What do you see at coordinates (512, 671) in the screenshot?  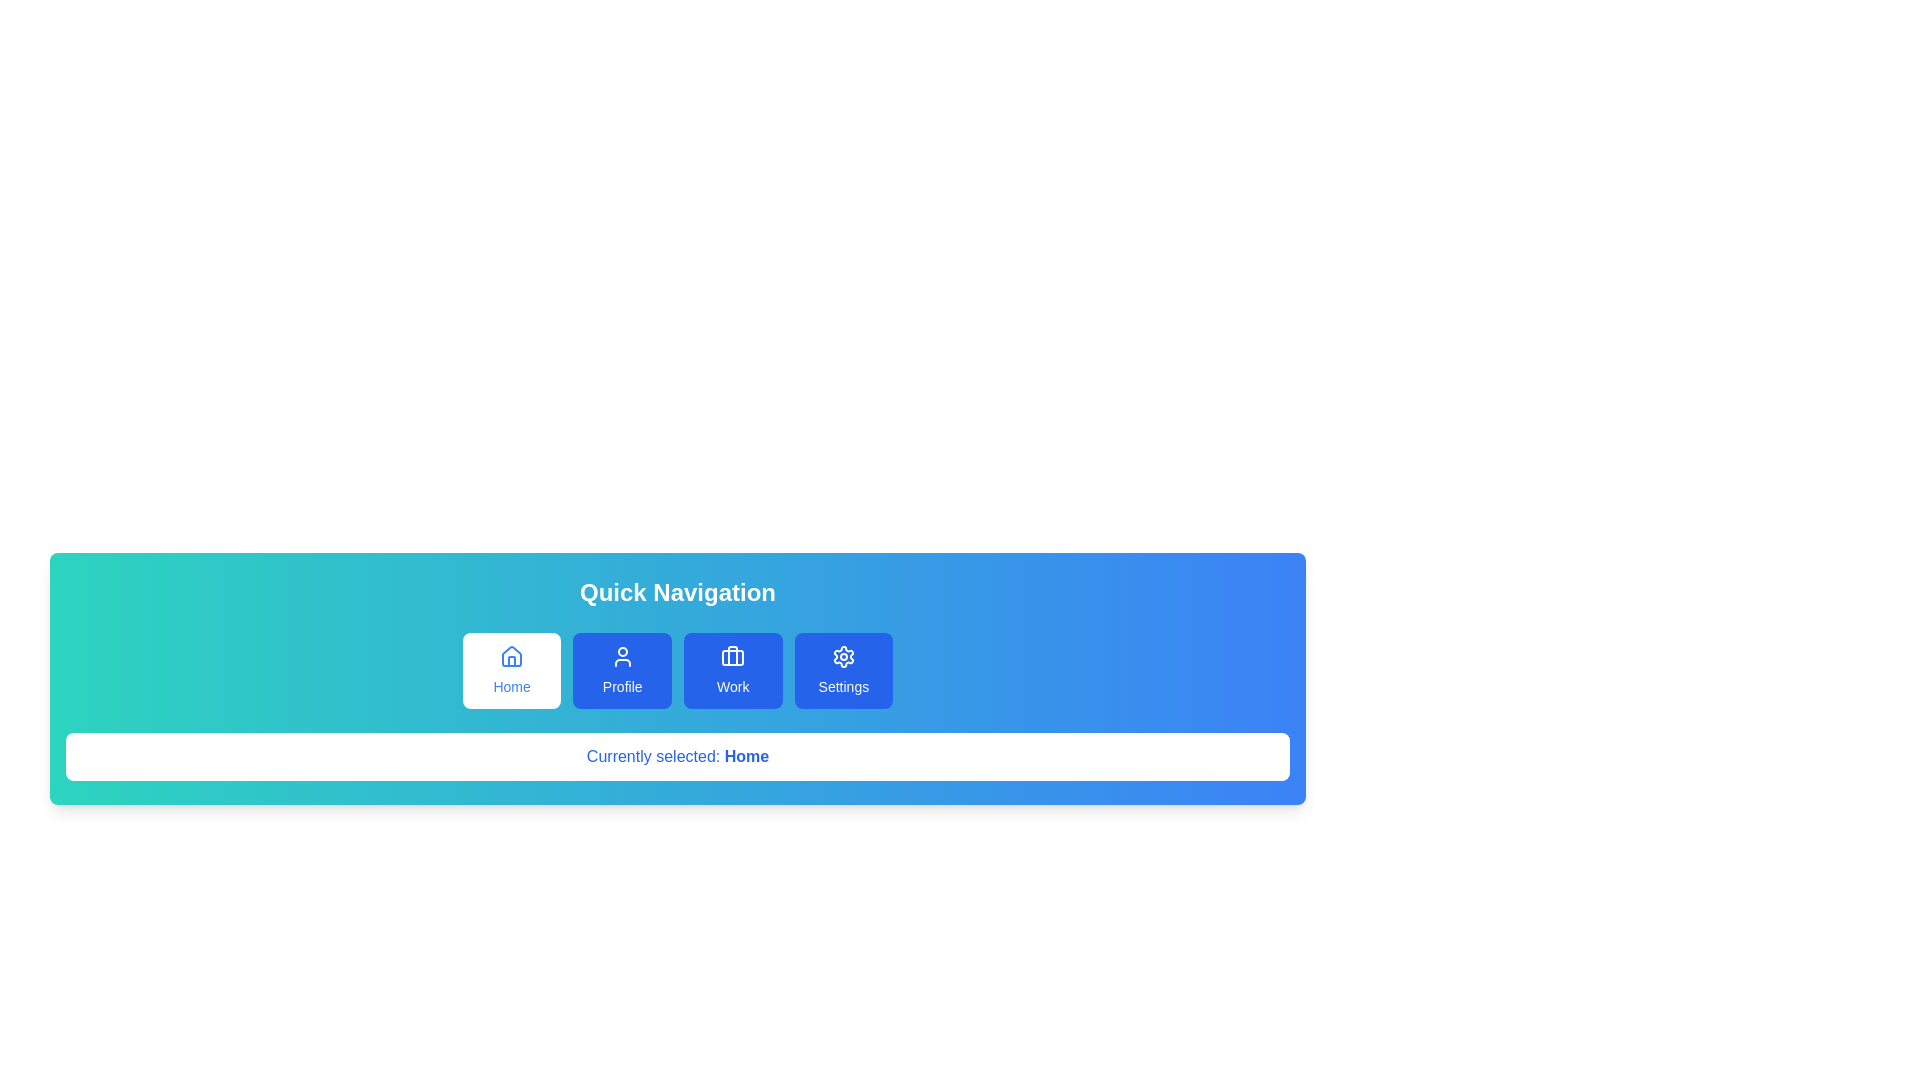 I see `the navigation tab Home` at bounding box center [512, 671].